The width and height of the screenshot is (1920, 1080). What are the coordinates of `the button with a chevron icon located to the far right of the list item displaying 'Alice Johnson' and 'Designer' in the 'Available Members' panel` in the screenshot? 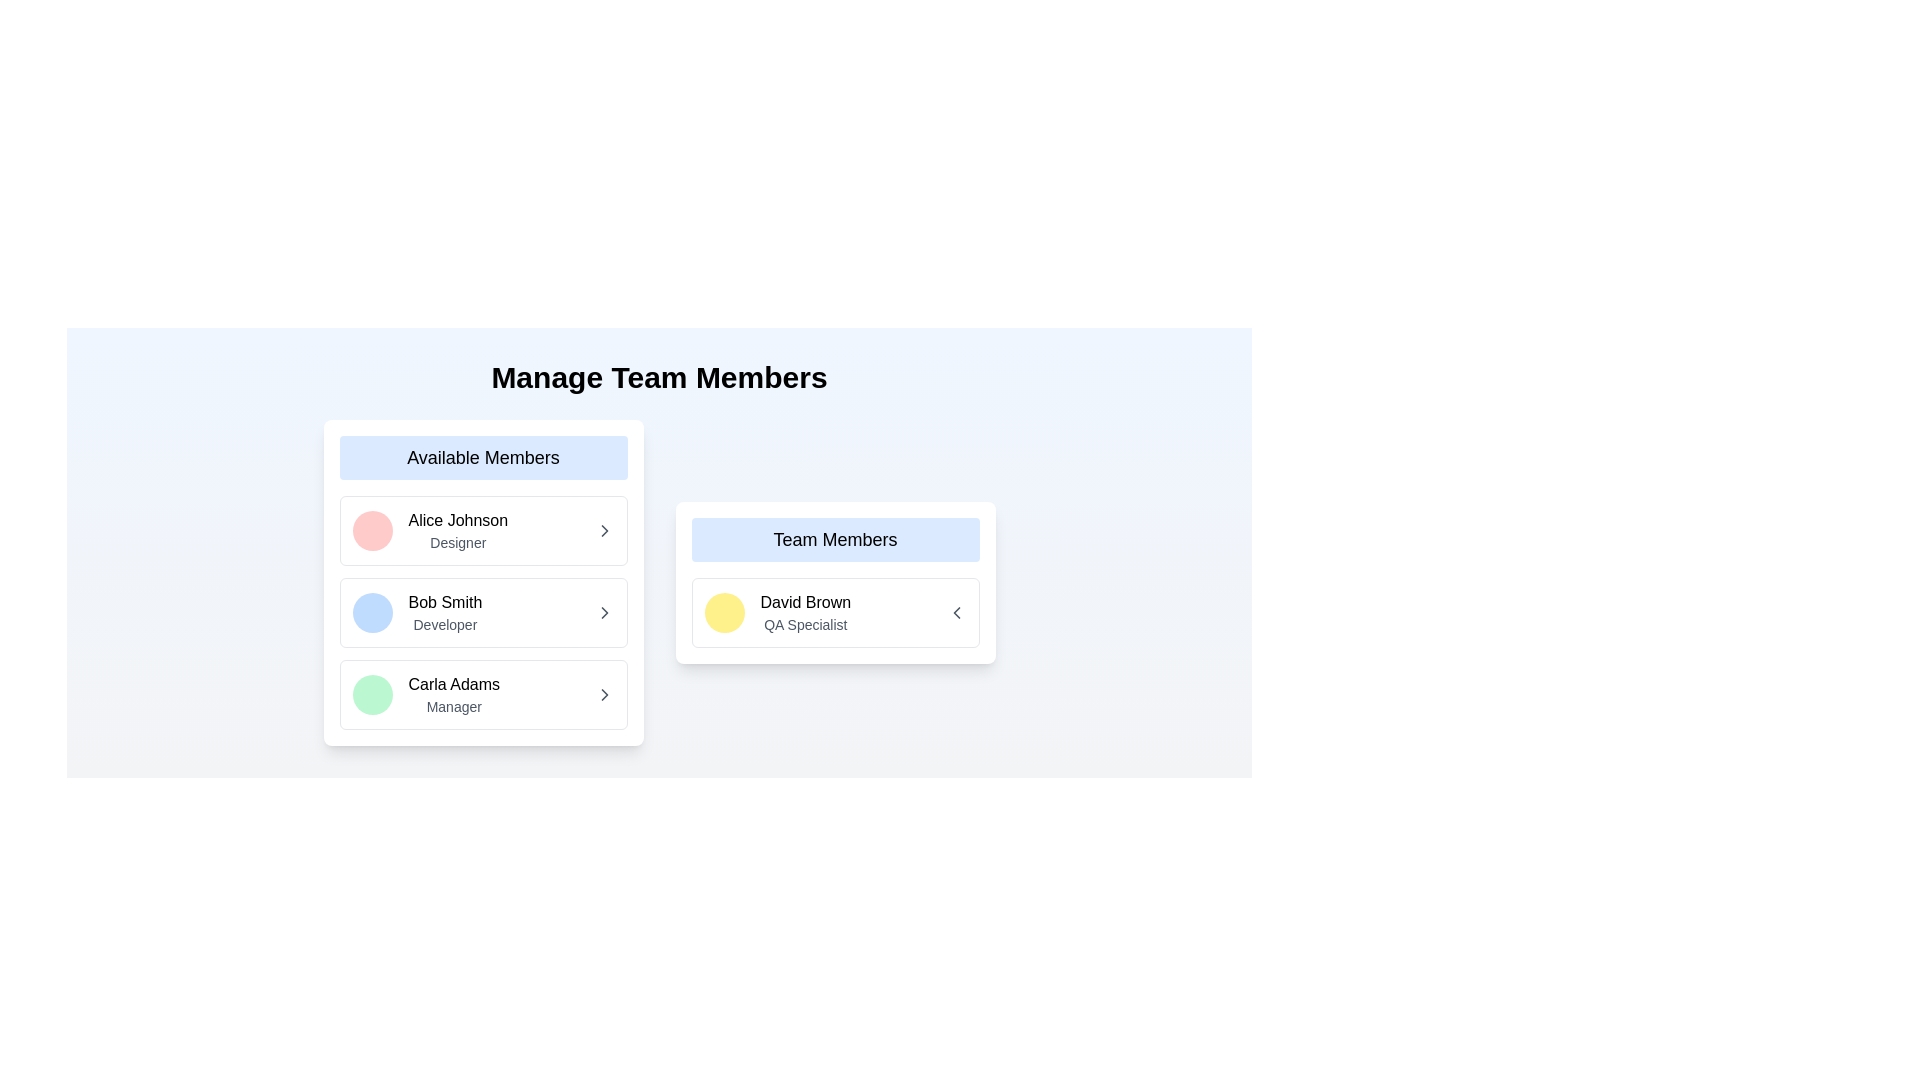 It's located at (603, 530).